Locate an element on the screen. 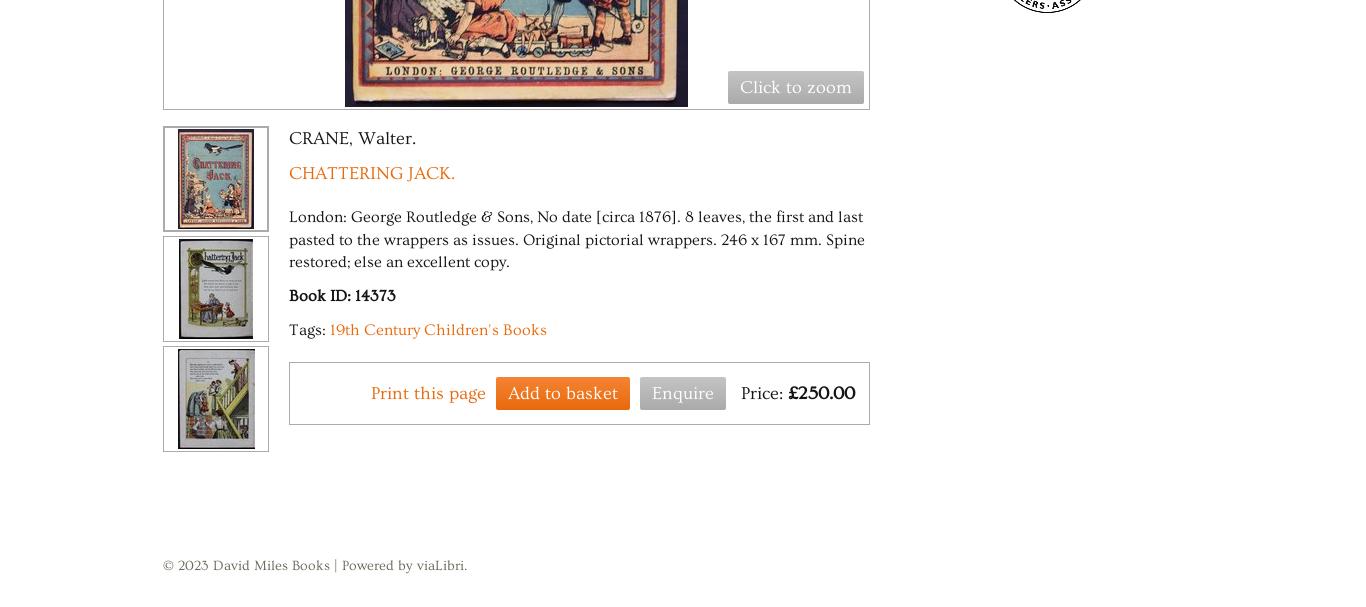  '© 2023 David Miles Books |' is located at coordinates (252, 566).